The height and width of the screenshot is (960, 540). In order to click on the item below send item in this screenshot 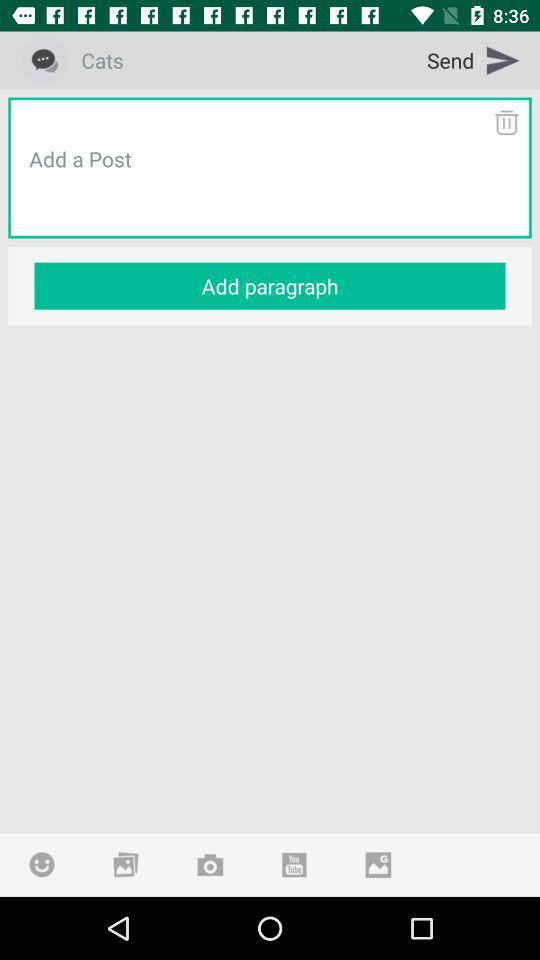, I will do `click(505, 121)`.